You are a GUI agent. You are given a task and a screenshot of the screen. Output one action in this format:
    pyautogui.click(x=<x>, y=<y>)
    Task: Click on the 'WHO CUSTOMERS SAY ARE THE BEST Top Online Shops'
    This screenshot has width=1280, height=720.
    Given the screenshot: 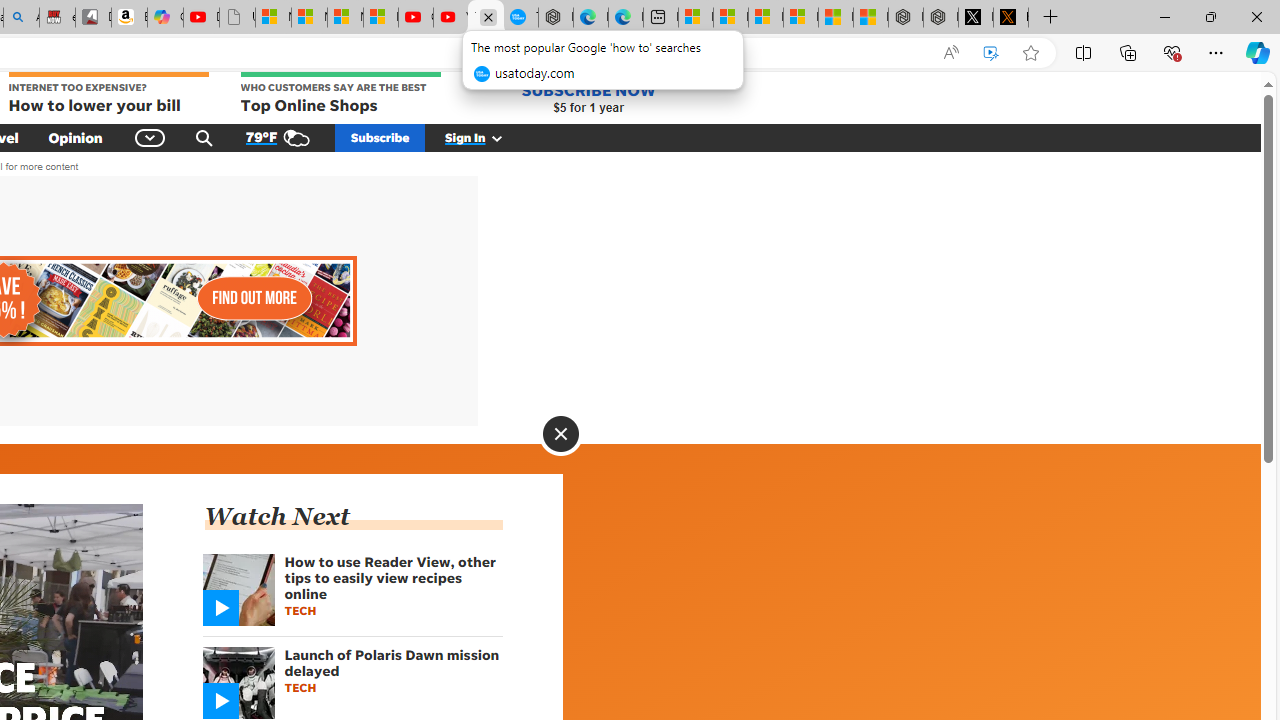 What is the action you would take?
    pyautogui.click(x=341, y=94)
    